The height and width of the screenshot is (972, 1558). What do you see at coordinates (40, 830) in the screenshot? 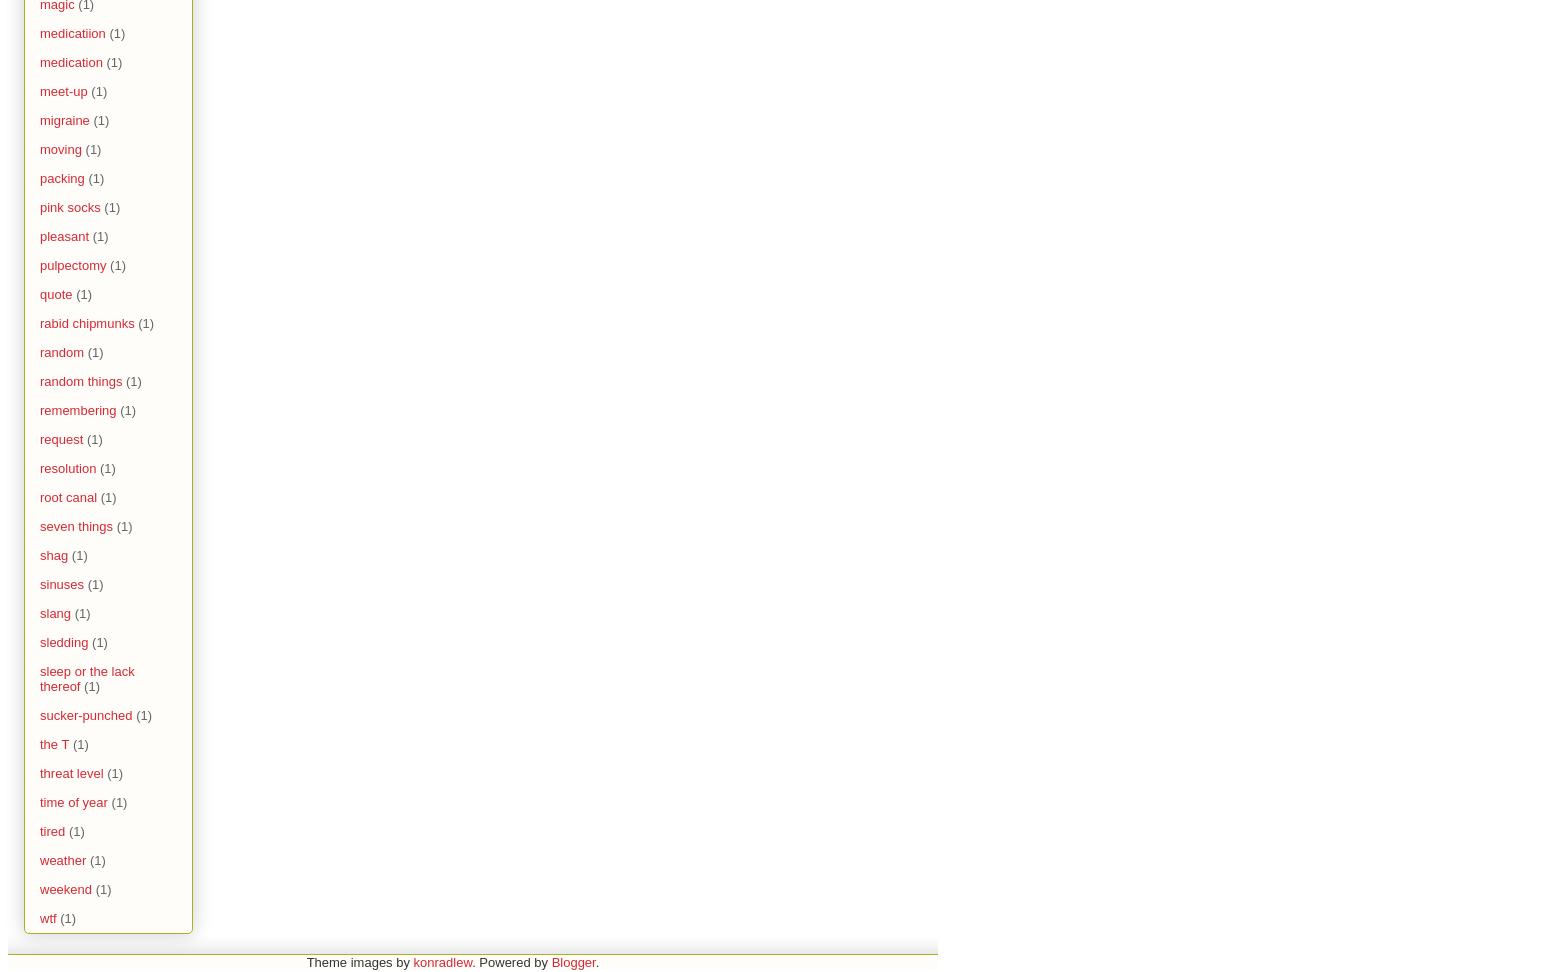
I see `'tired'` at bounding box center [40, 830].